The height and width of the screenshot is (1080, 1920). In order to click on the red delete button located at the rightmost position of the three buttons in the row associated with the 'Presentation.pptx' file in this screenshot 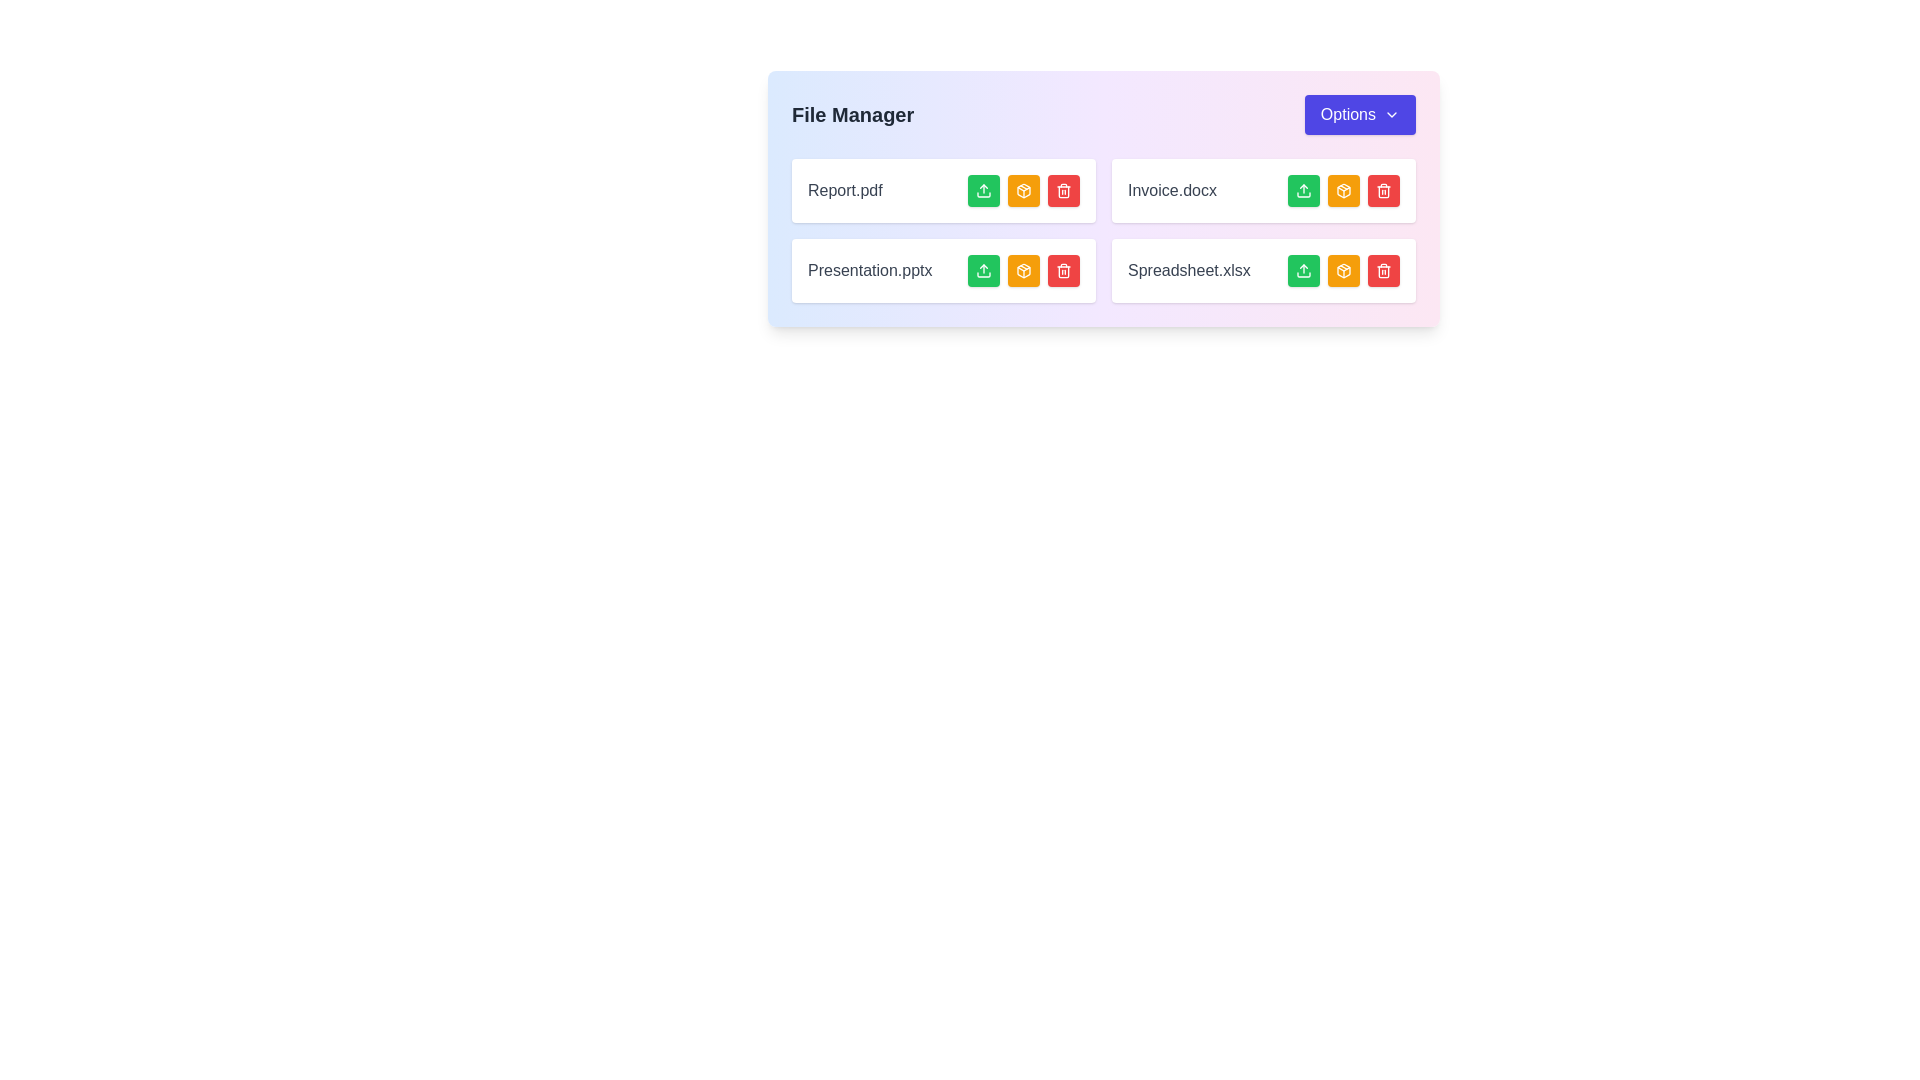, I will do `click(1063, 270)`.